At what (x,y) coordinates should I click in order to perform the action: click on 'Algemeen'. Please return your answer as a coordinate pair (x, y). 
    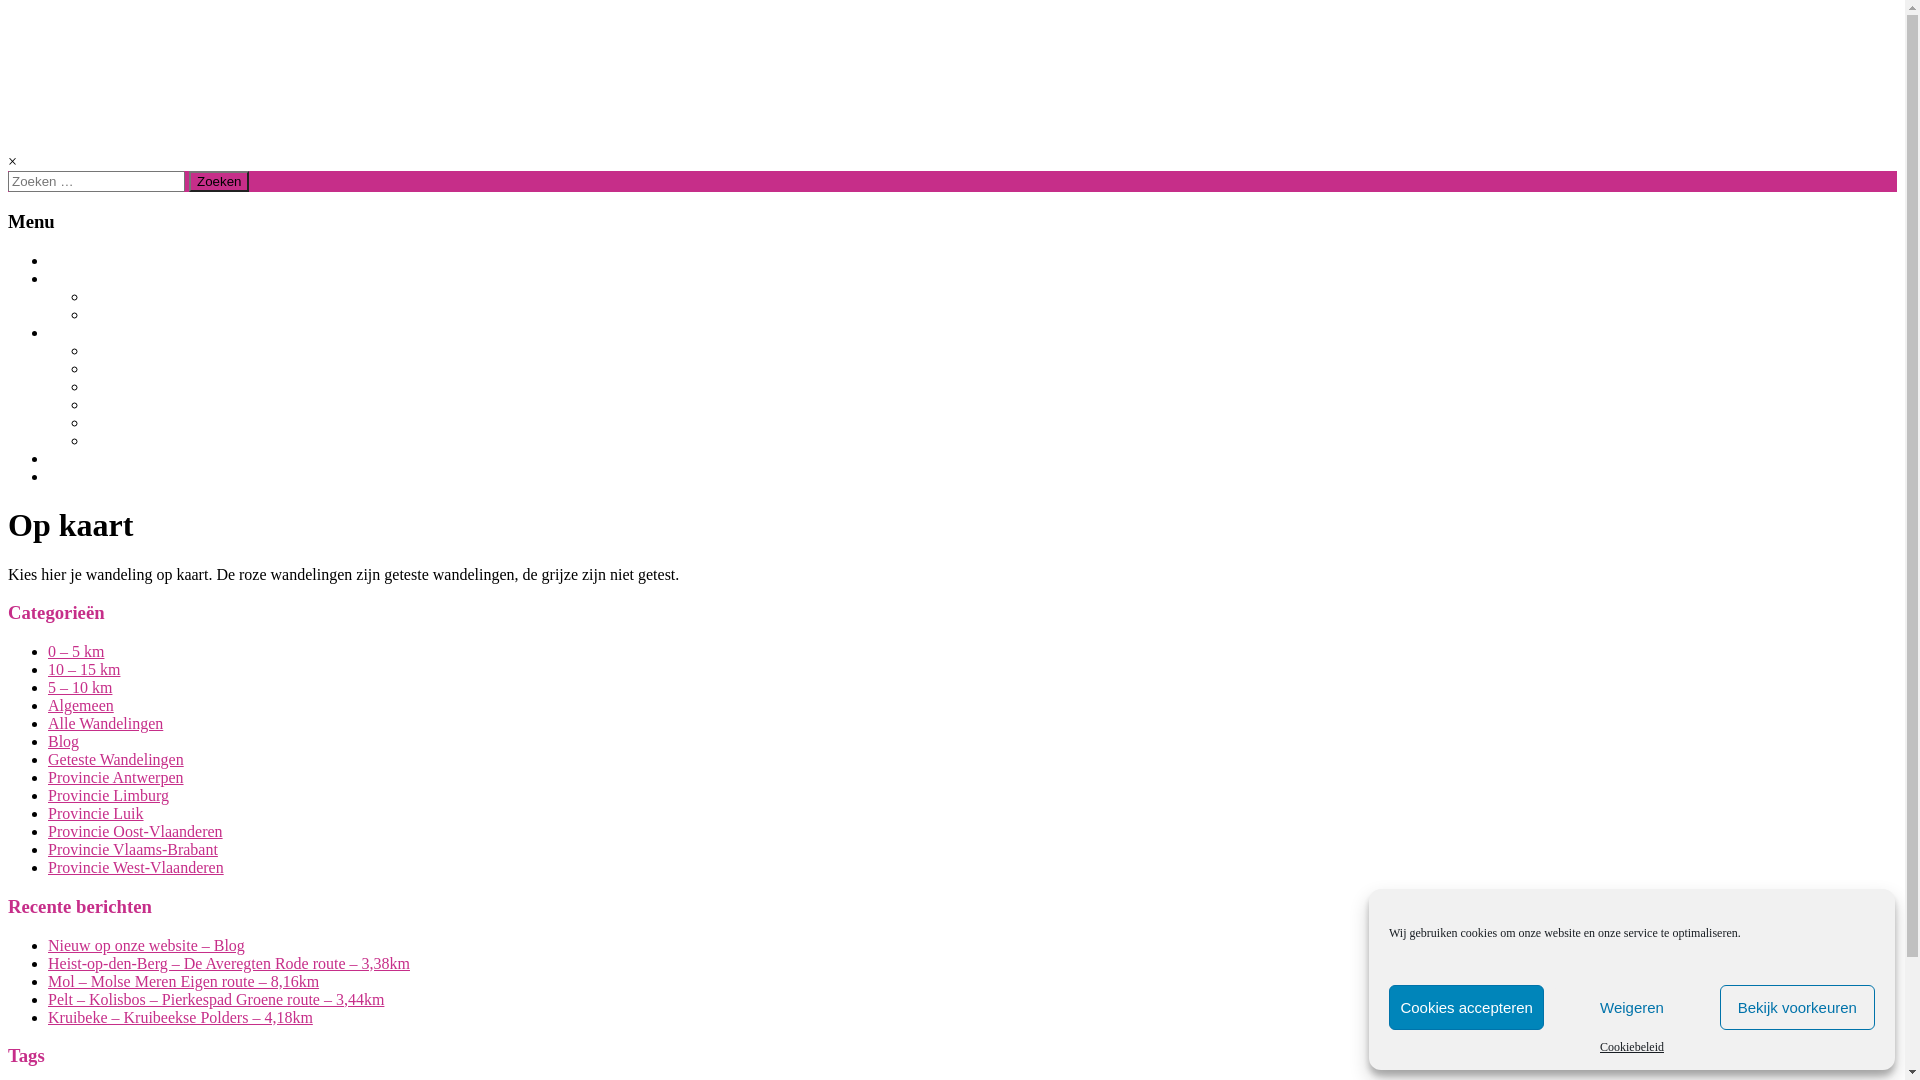
    Looking at the image, I should click on (80, 704).